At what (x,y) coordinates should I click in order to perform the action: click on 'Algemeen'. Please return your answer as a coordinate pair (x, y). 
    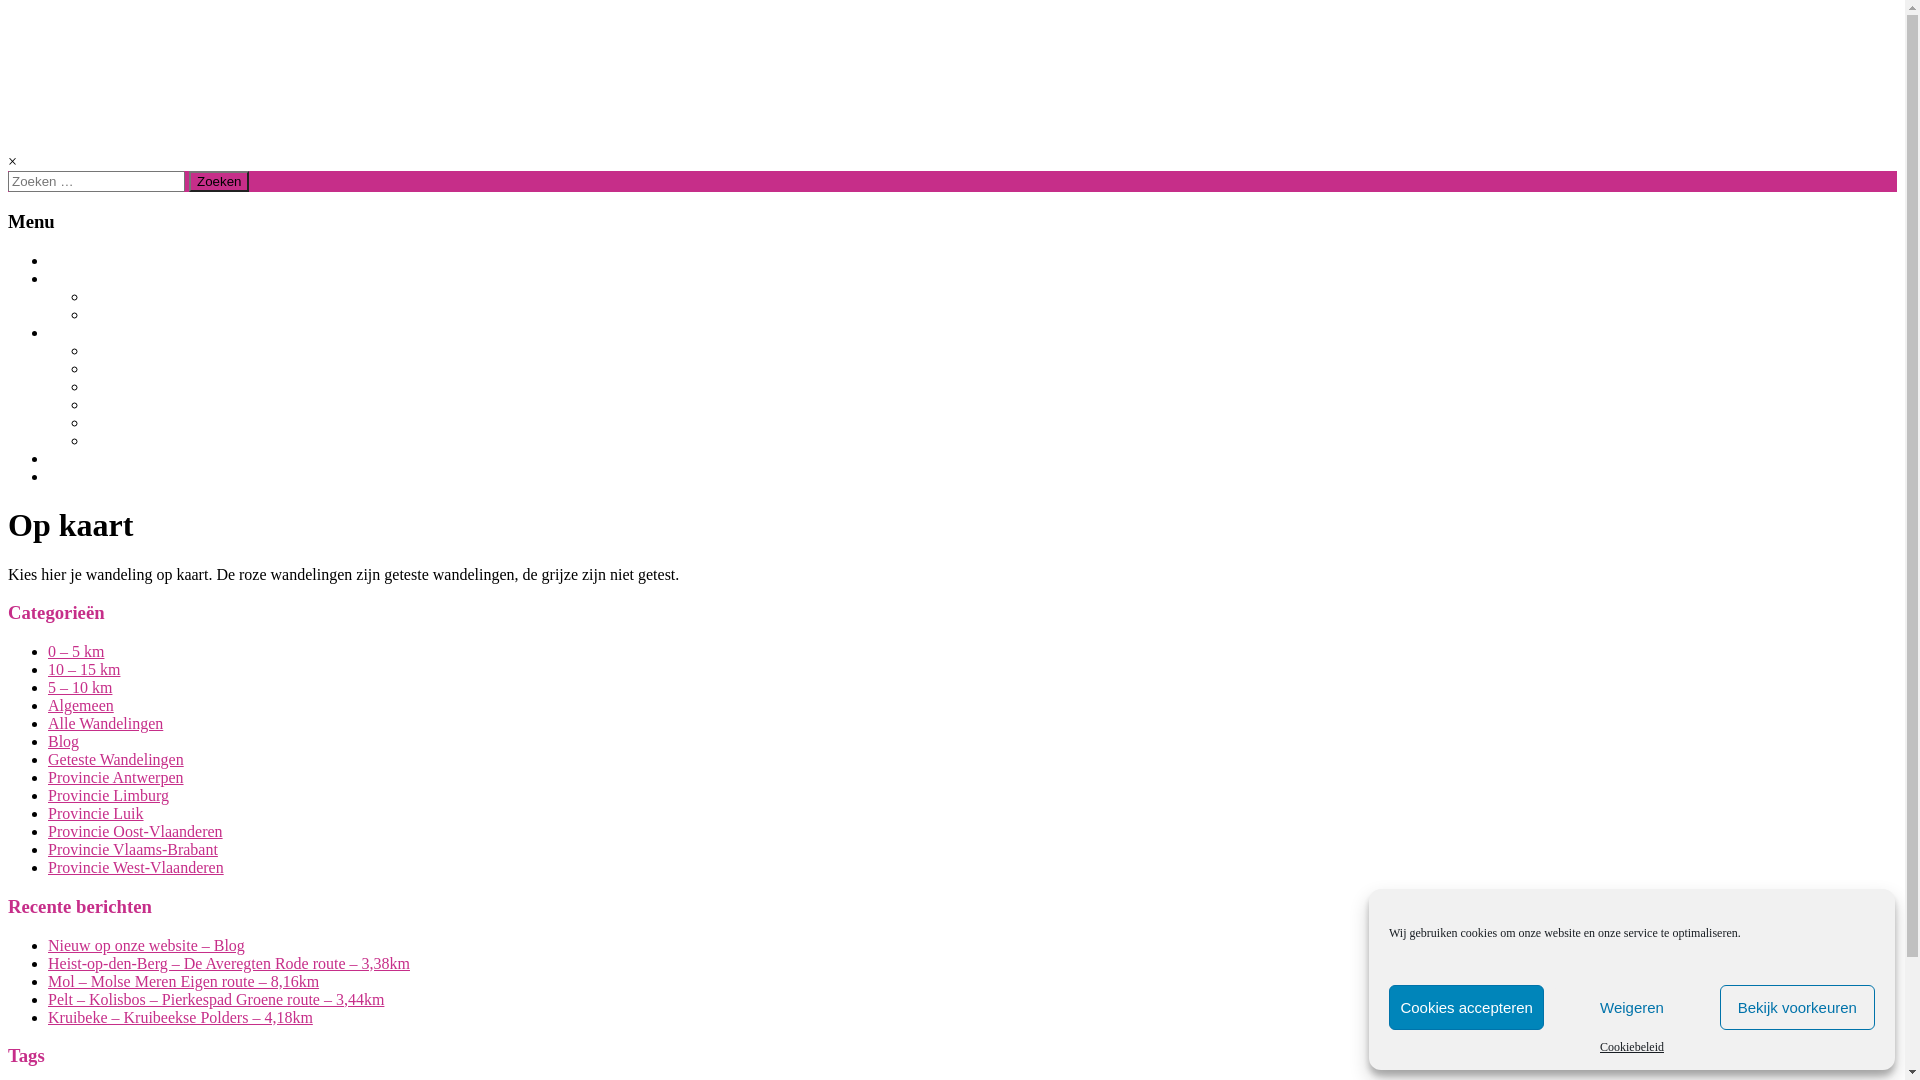
    Looking at the image, I should click on (80, 704).